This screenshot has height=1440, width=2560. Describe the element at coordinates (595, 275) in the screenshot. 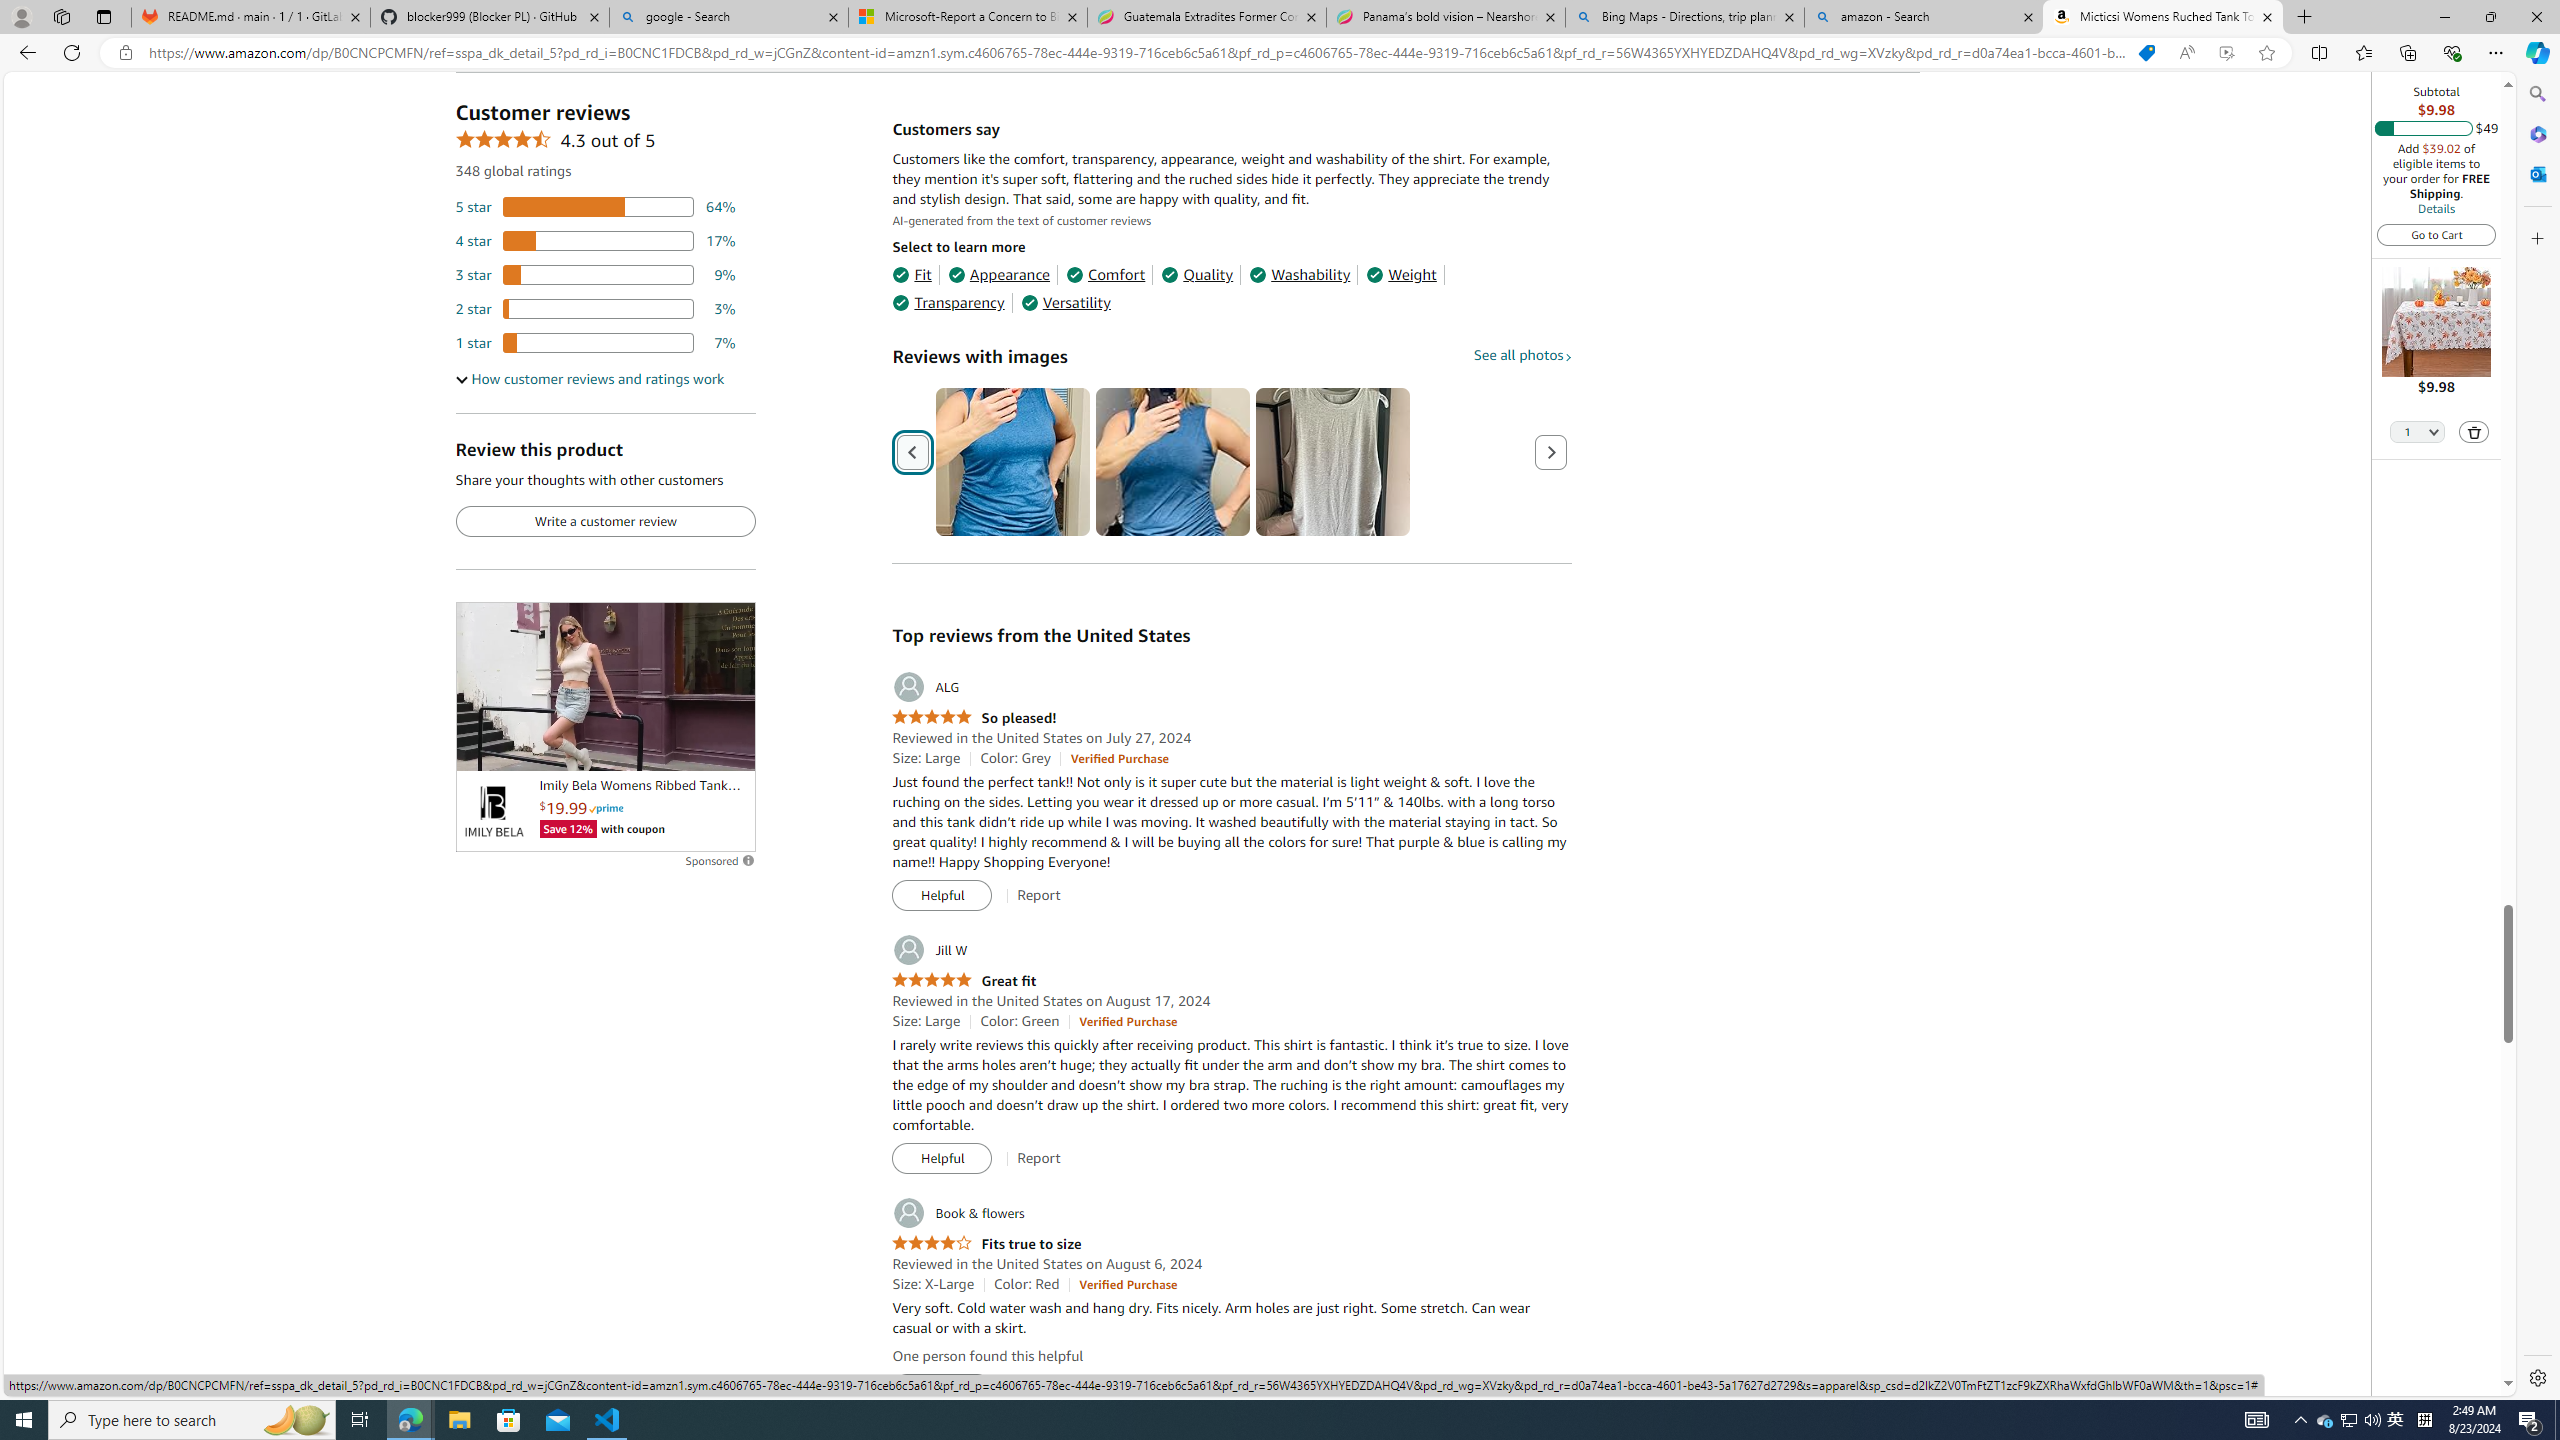

I see `'9 percent of reviews have 3 stars'` at that location.